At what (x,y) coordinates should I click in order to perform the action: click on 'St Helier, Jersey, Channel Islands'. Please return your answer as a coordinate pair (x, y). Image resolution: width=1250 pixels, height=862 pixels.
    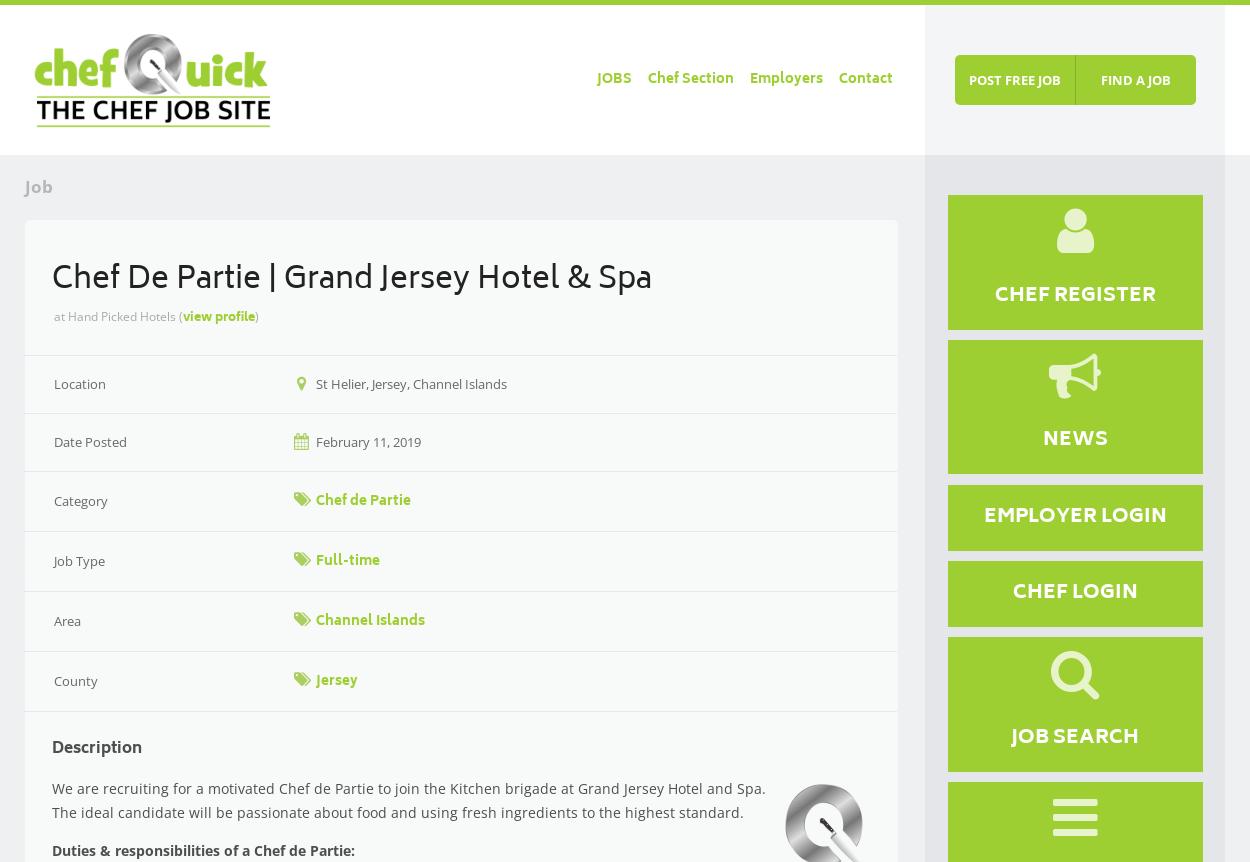
    Looking at the image, I should click on (410, 383).